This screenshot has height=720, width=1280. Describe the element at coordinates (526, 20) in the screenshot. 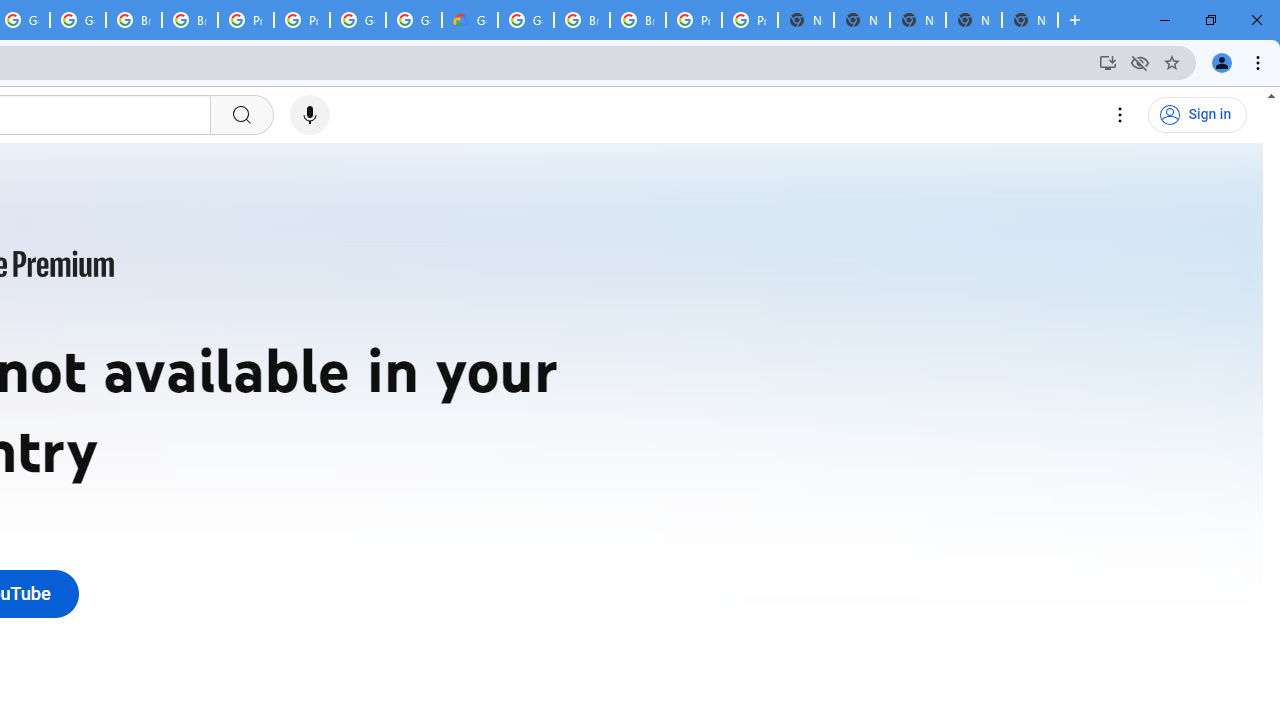

I see `'Google Cloud Platform'` at that location.